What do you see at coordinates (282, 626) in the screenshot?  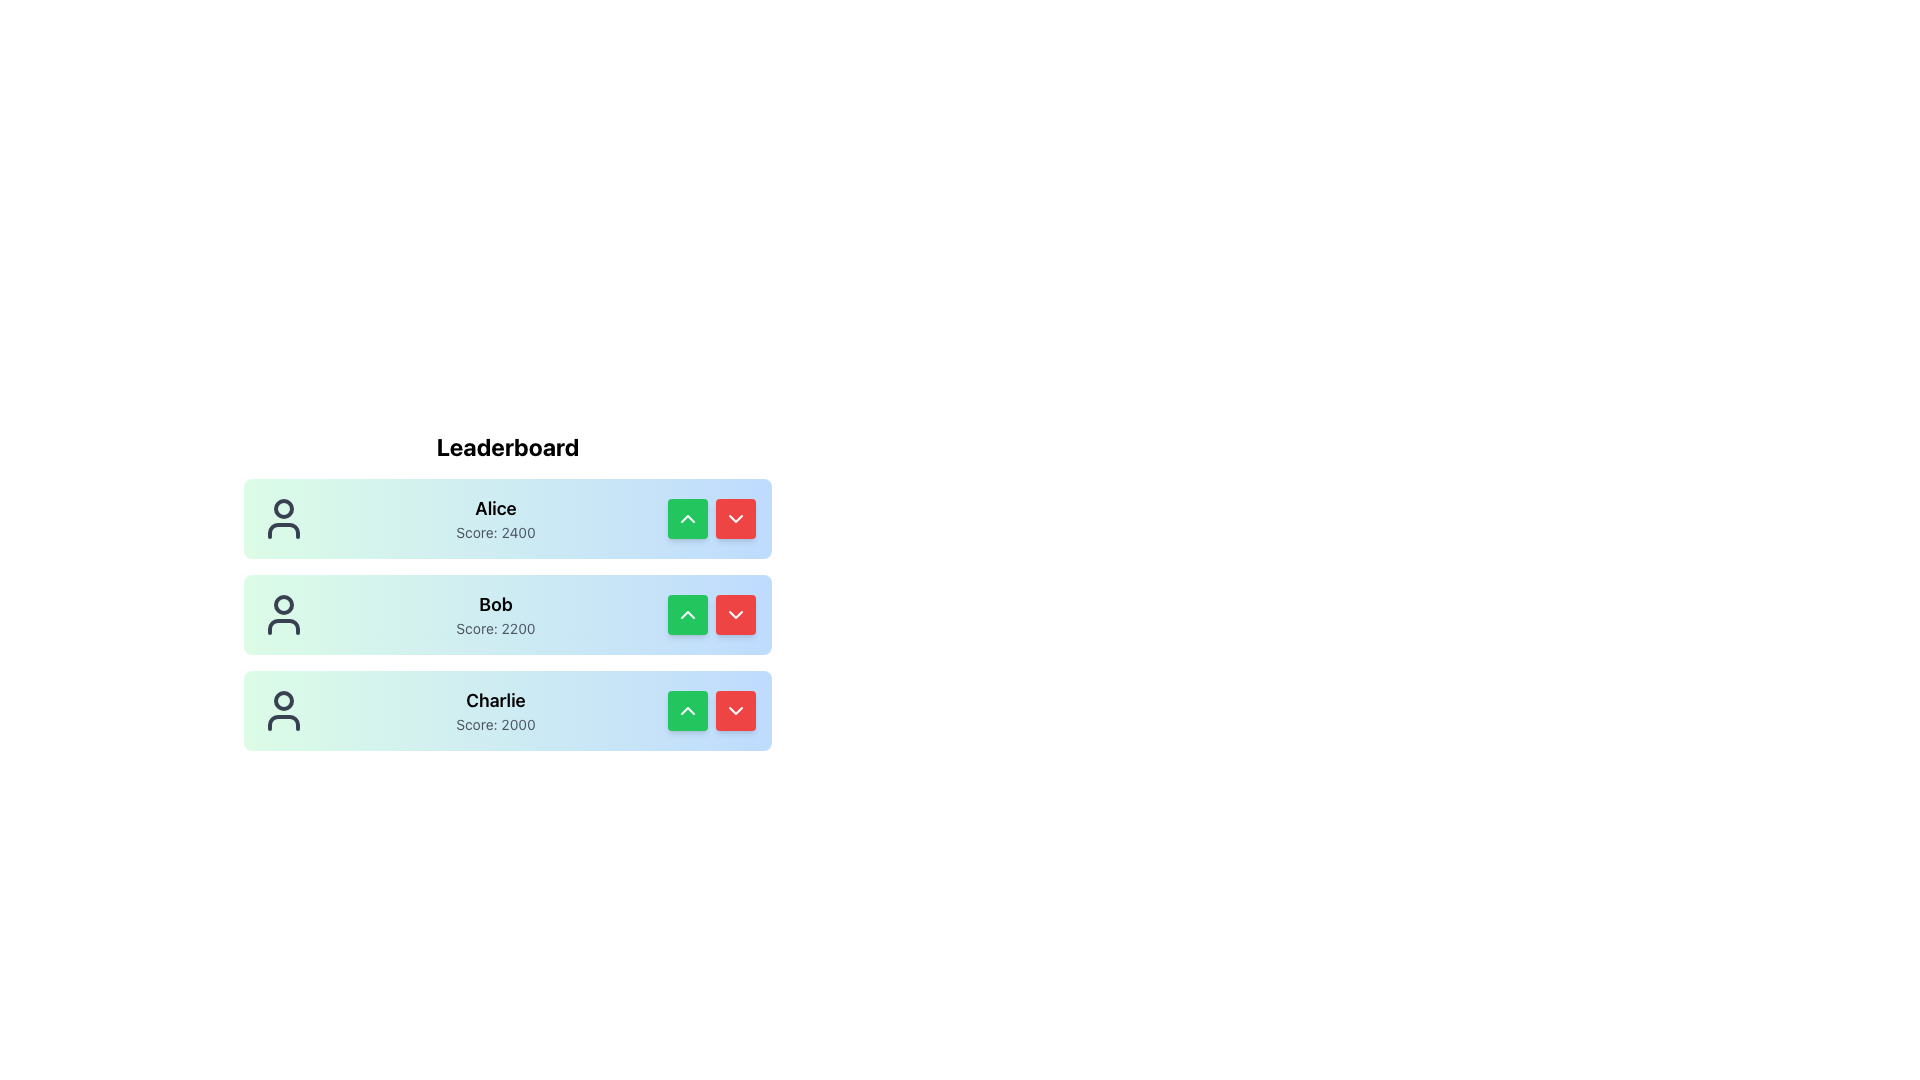 I see `the lower portion of the user icon, which is a curved graphical component directly below the circular part of the icon, representing the torso or body` at bounding box center [282, 626].